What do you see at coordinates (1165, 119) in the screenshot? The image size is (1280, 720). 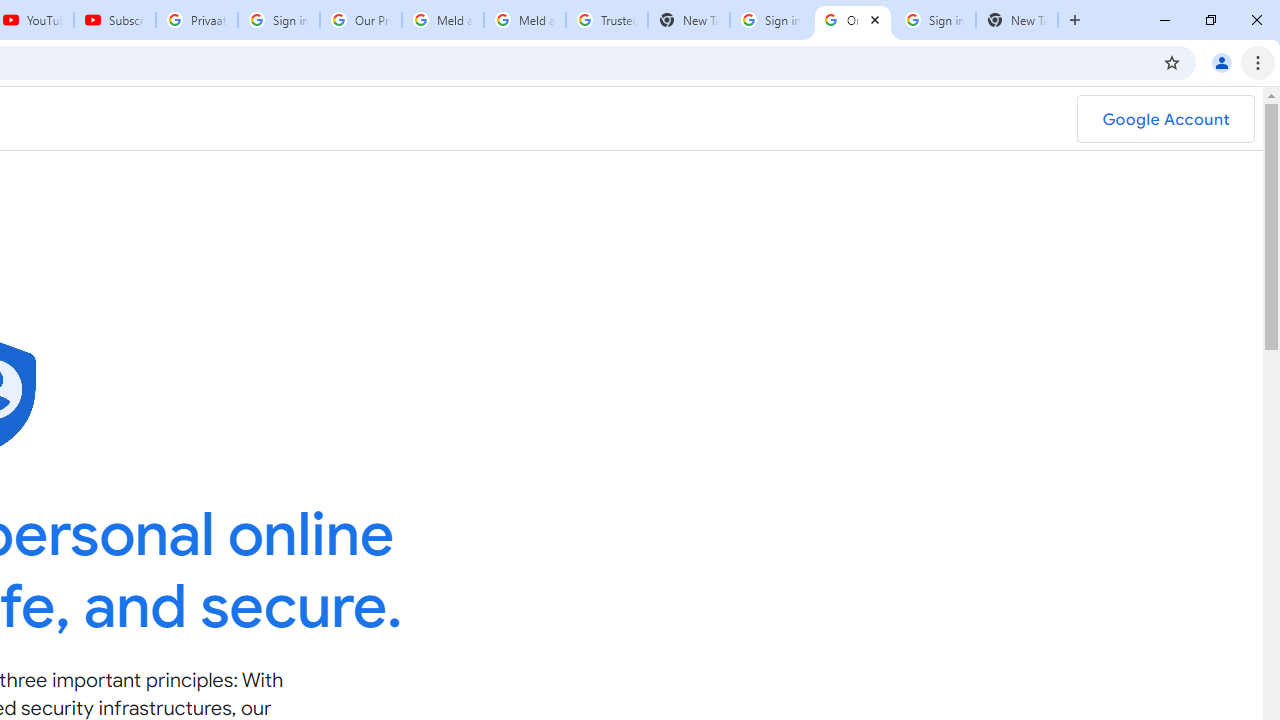 I see `'Google Account'` at bounding box center [1165, 119].